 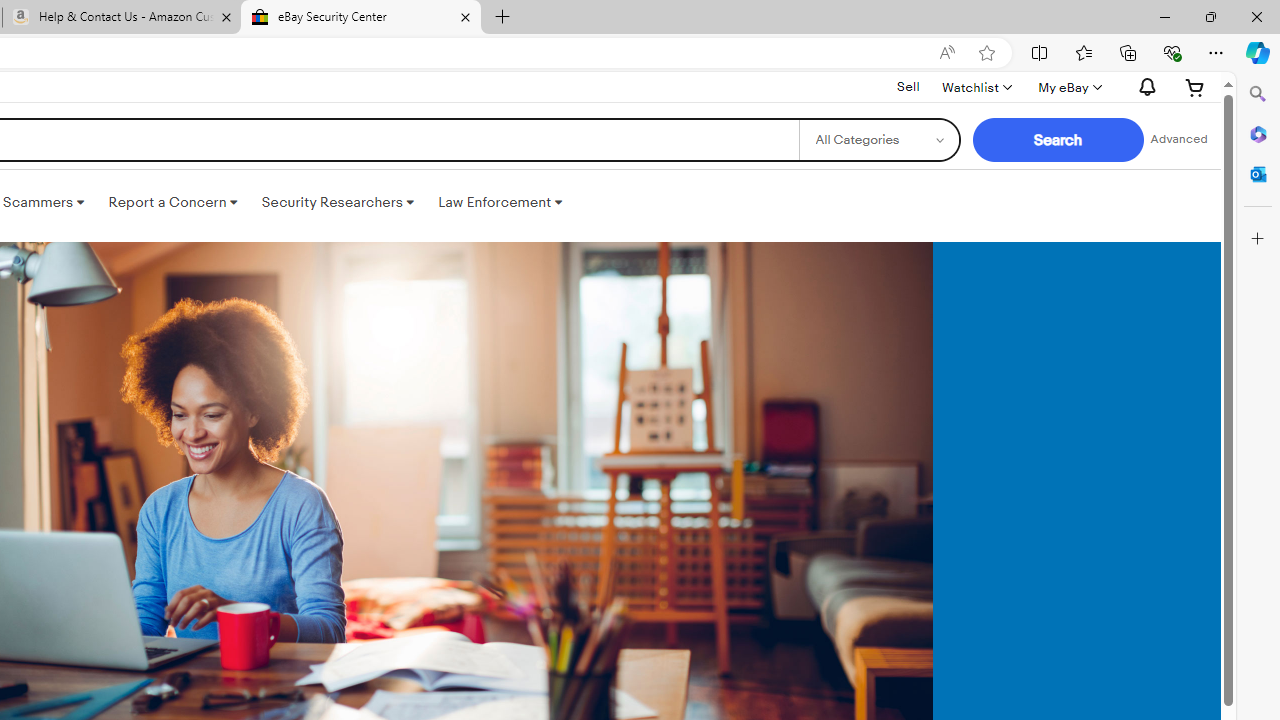 I want to click on 'Notifications', so click(x=1143, y=86).